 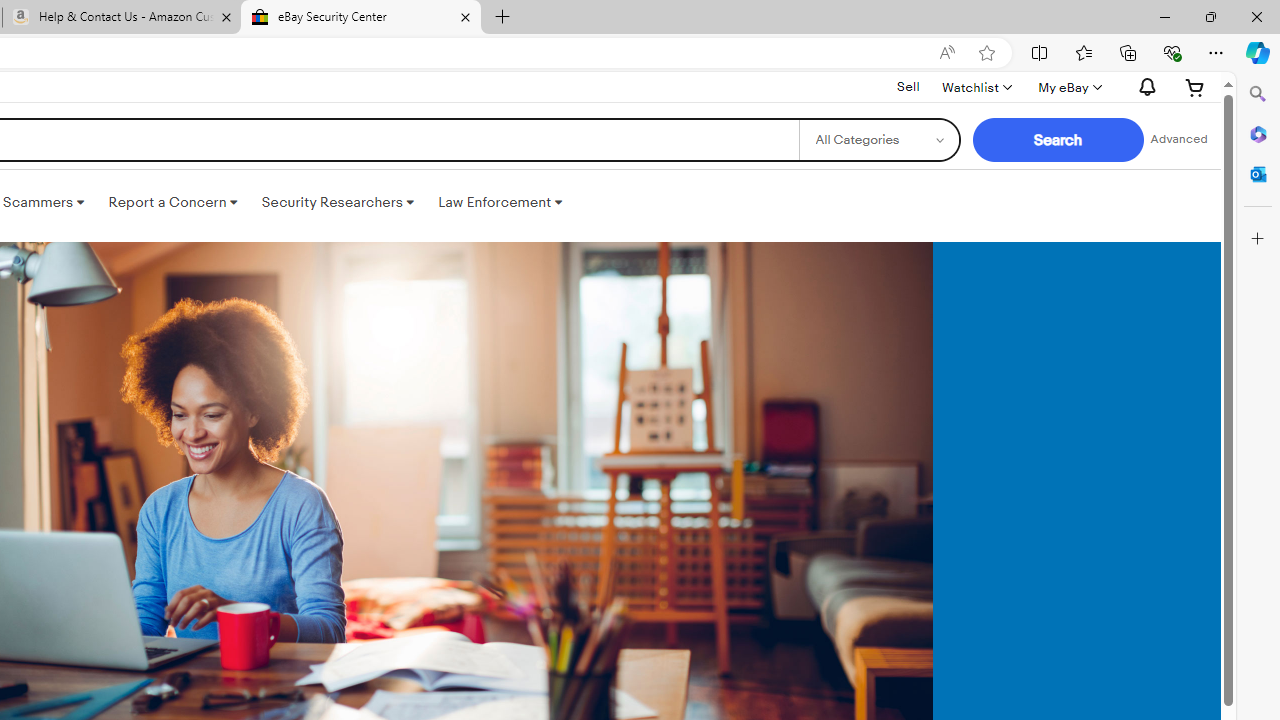 I want to click on 'Notifications', so click(x=1143, y=86).